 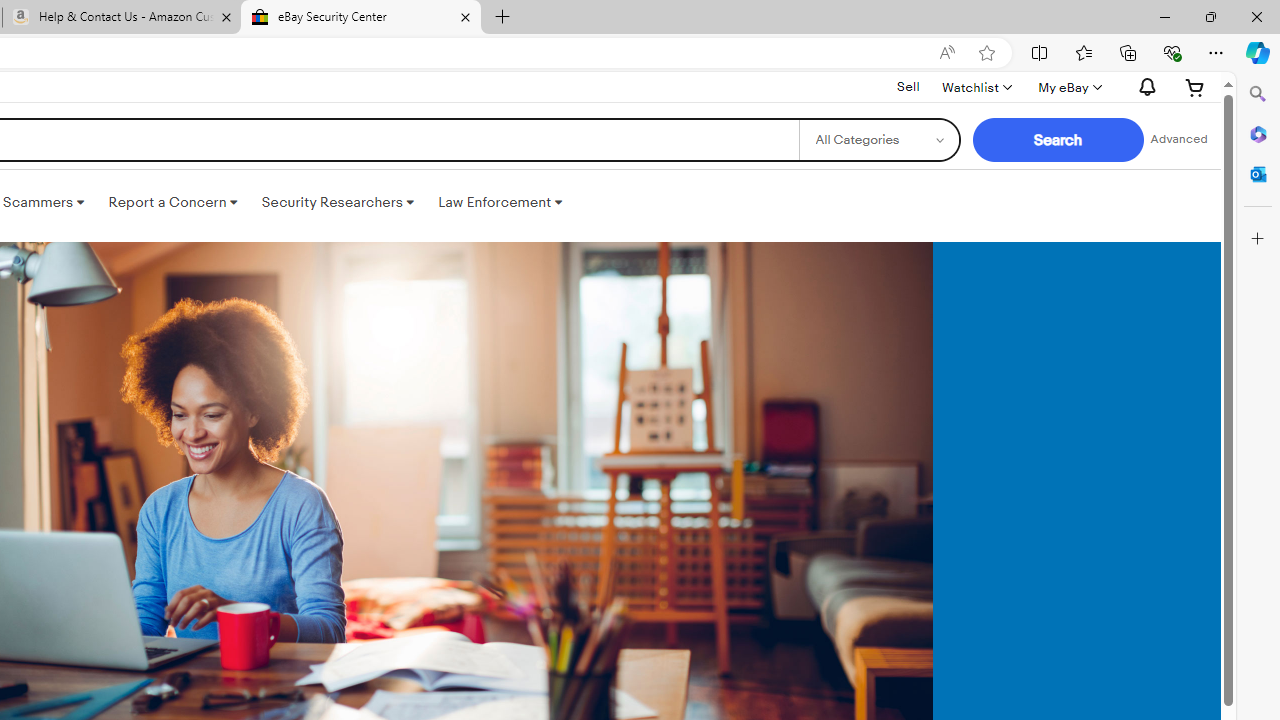 I want to click on 'Notifications', so click(x=1143, y=86).